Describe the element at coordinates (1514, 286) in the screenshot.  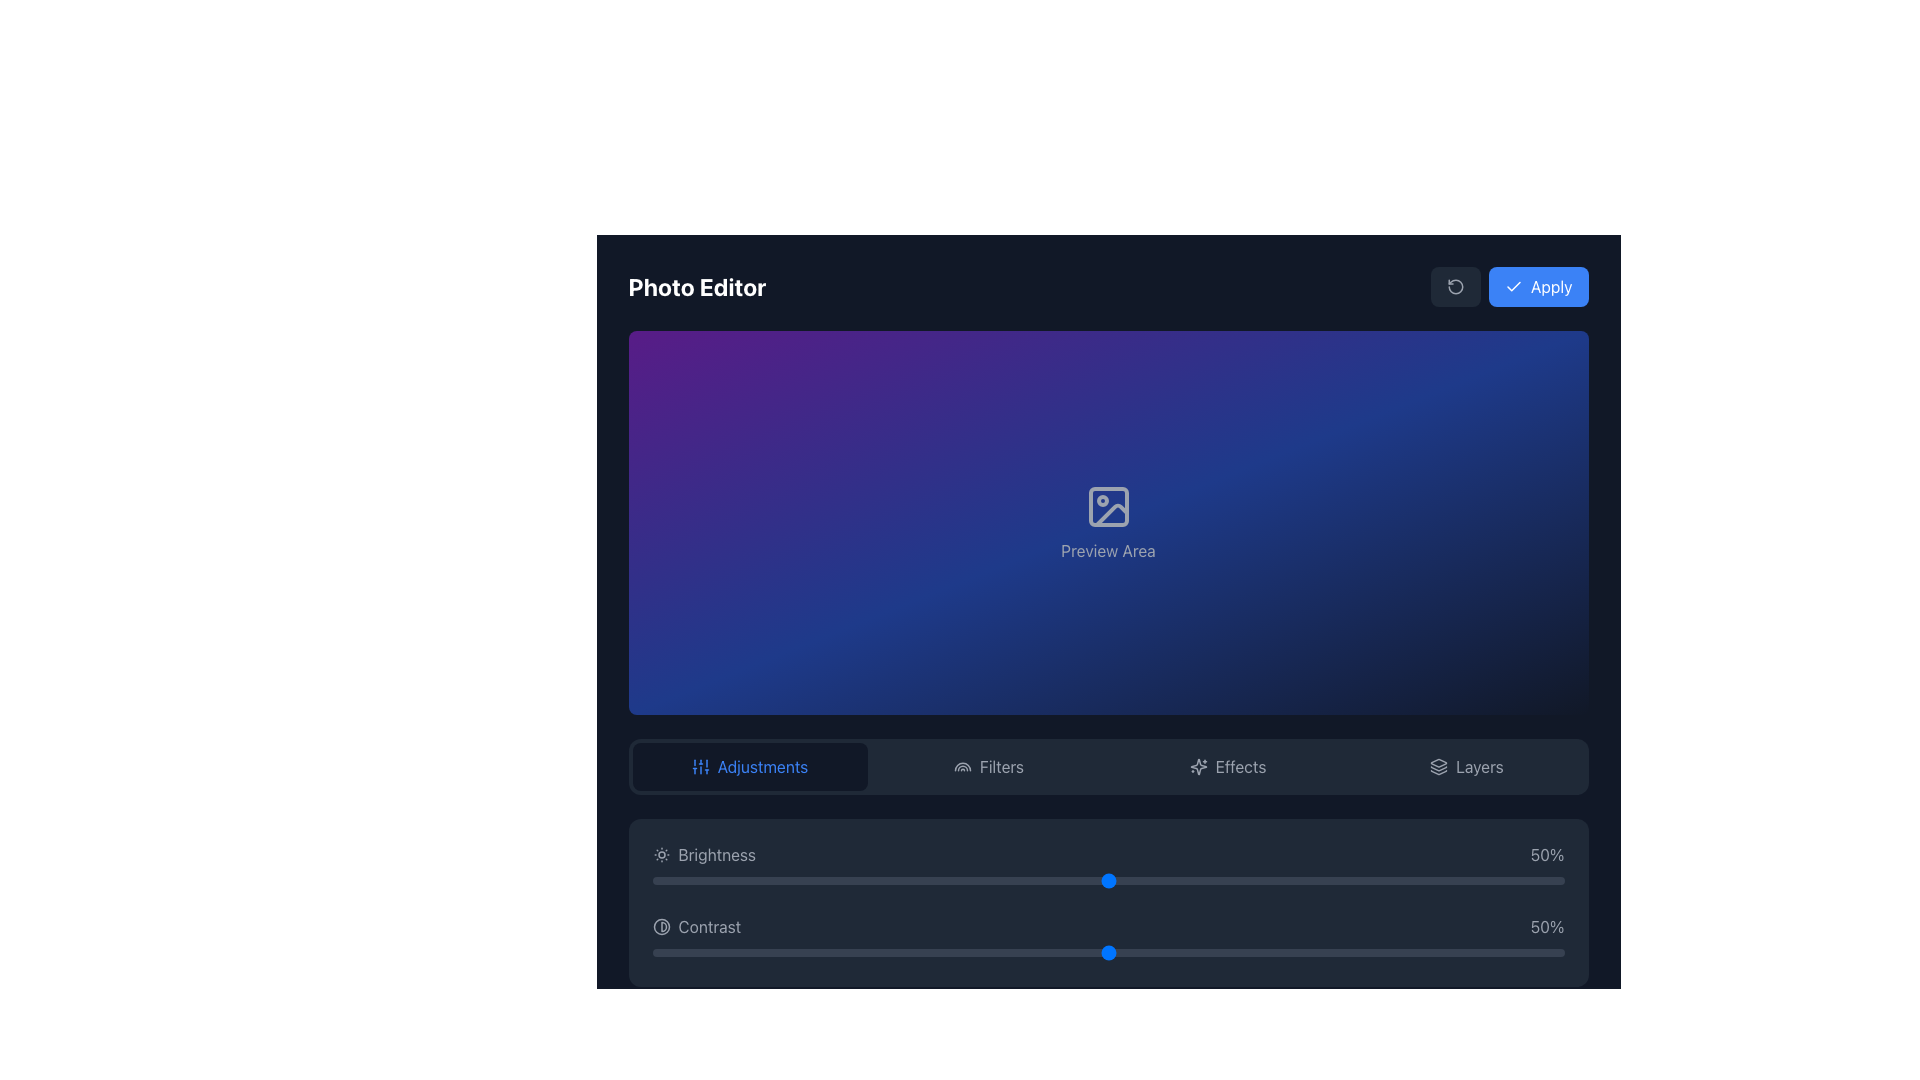
I see `the SVG checkmark icon inside the blue 'Apply' button located at the top-right corner of the interface` at that location.